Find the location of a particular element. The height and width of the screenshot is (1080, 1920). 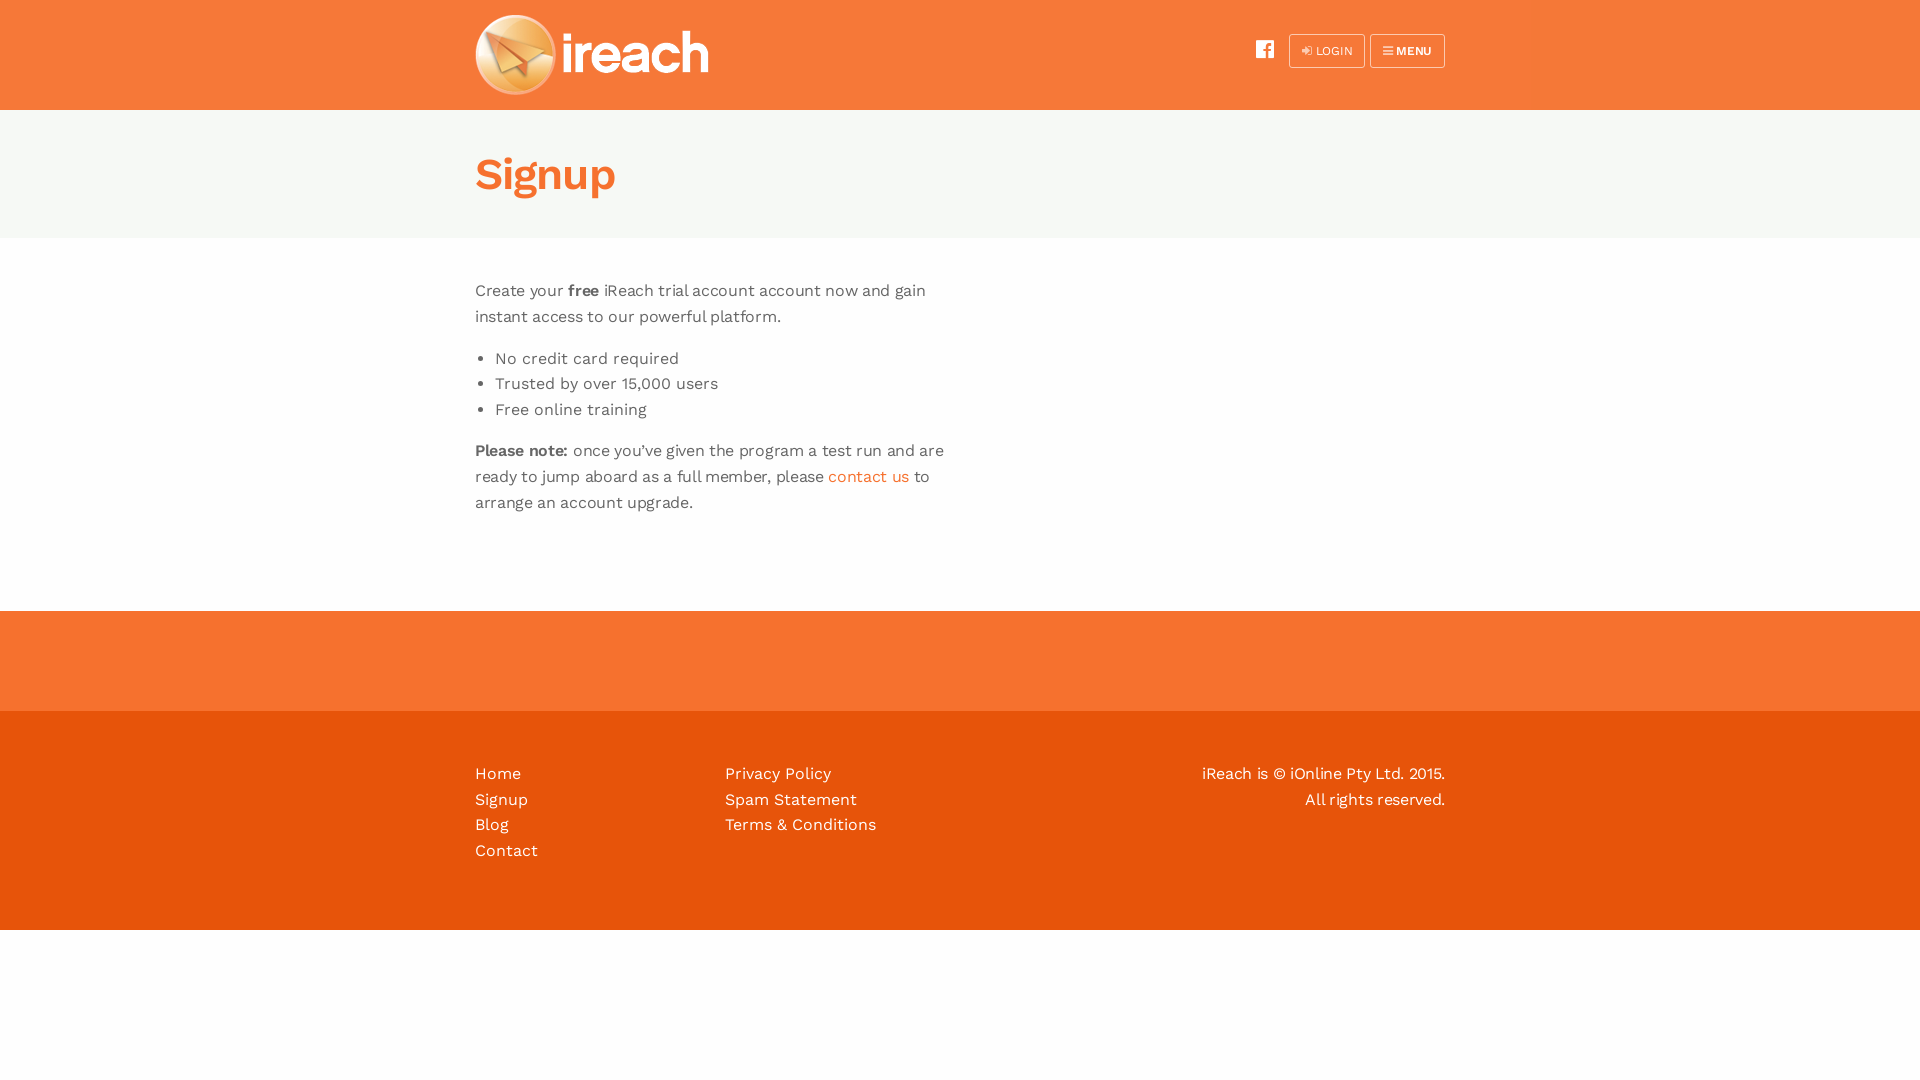

'Signup' is located at coordinates (501, 798).